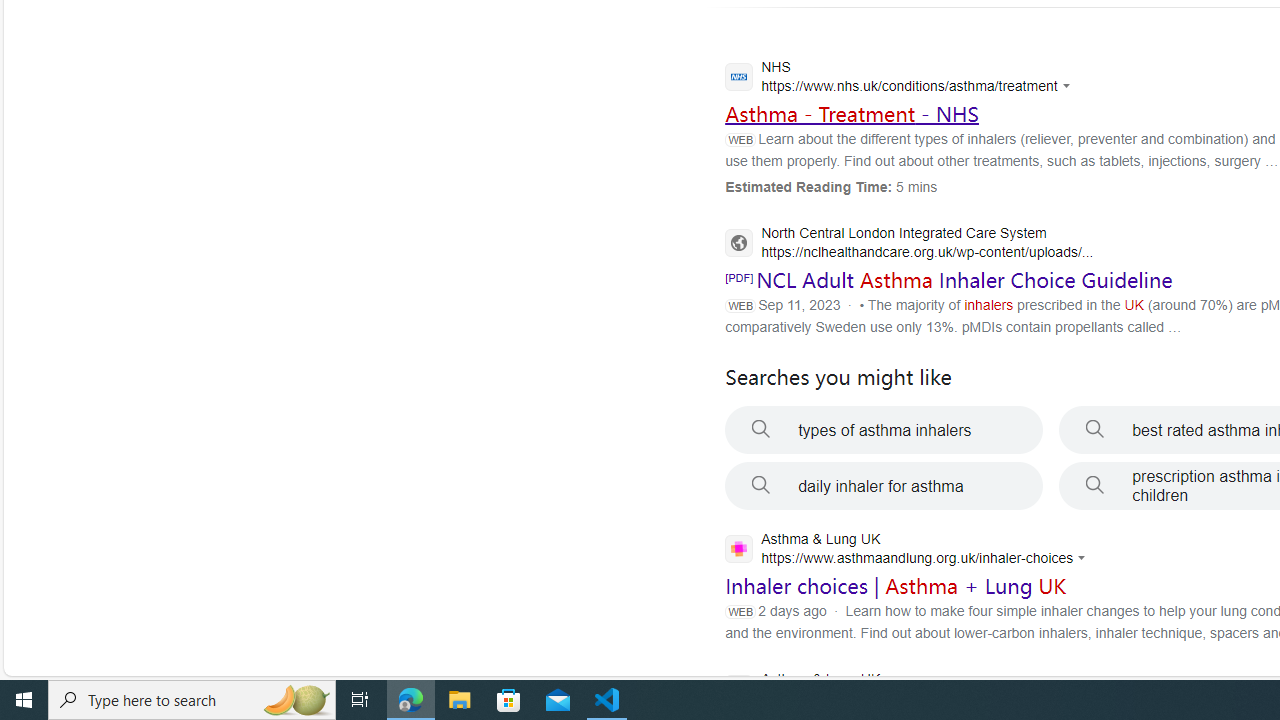  I want to click on 'Actions for this site', so click(1083, 558).